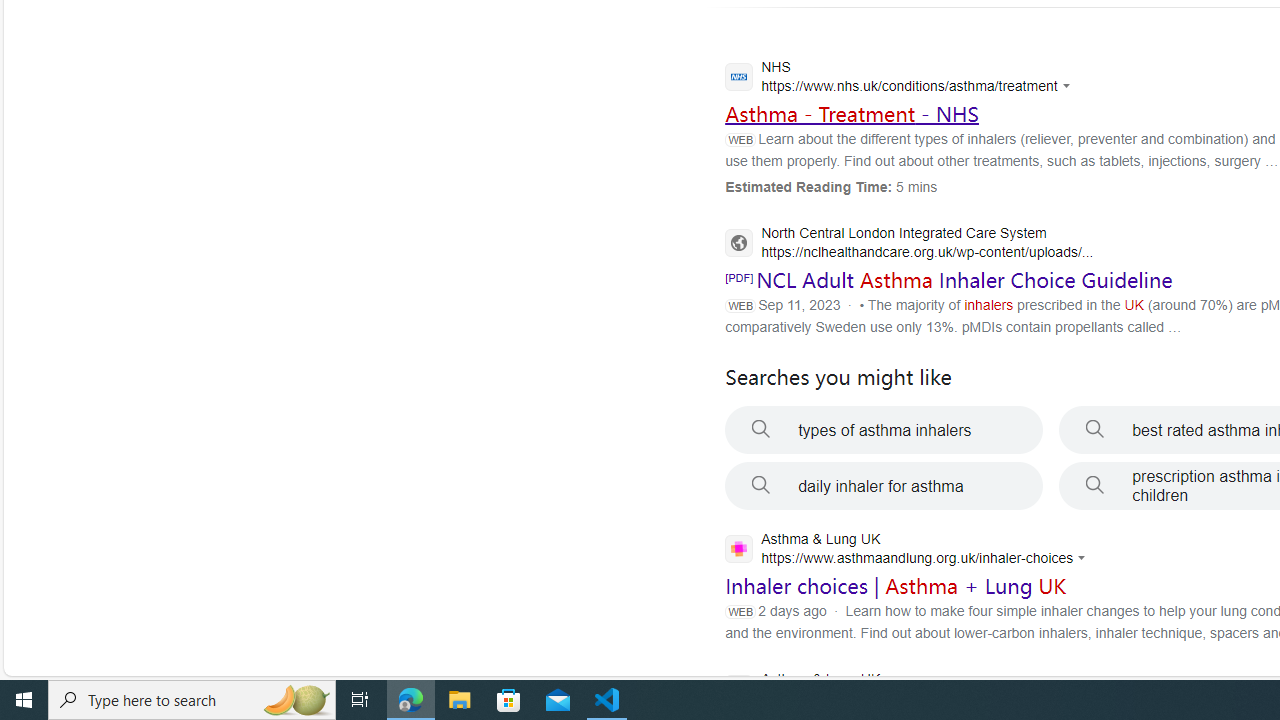  I want to click on 'Actions for this site', so click(1083, 558).